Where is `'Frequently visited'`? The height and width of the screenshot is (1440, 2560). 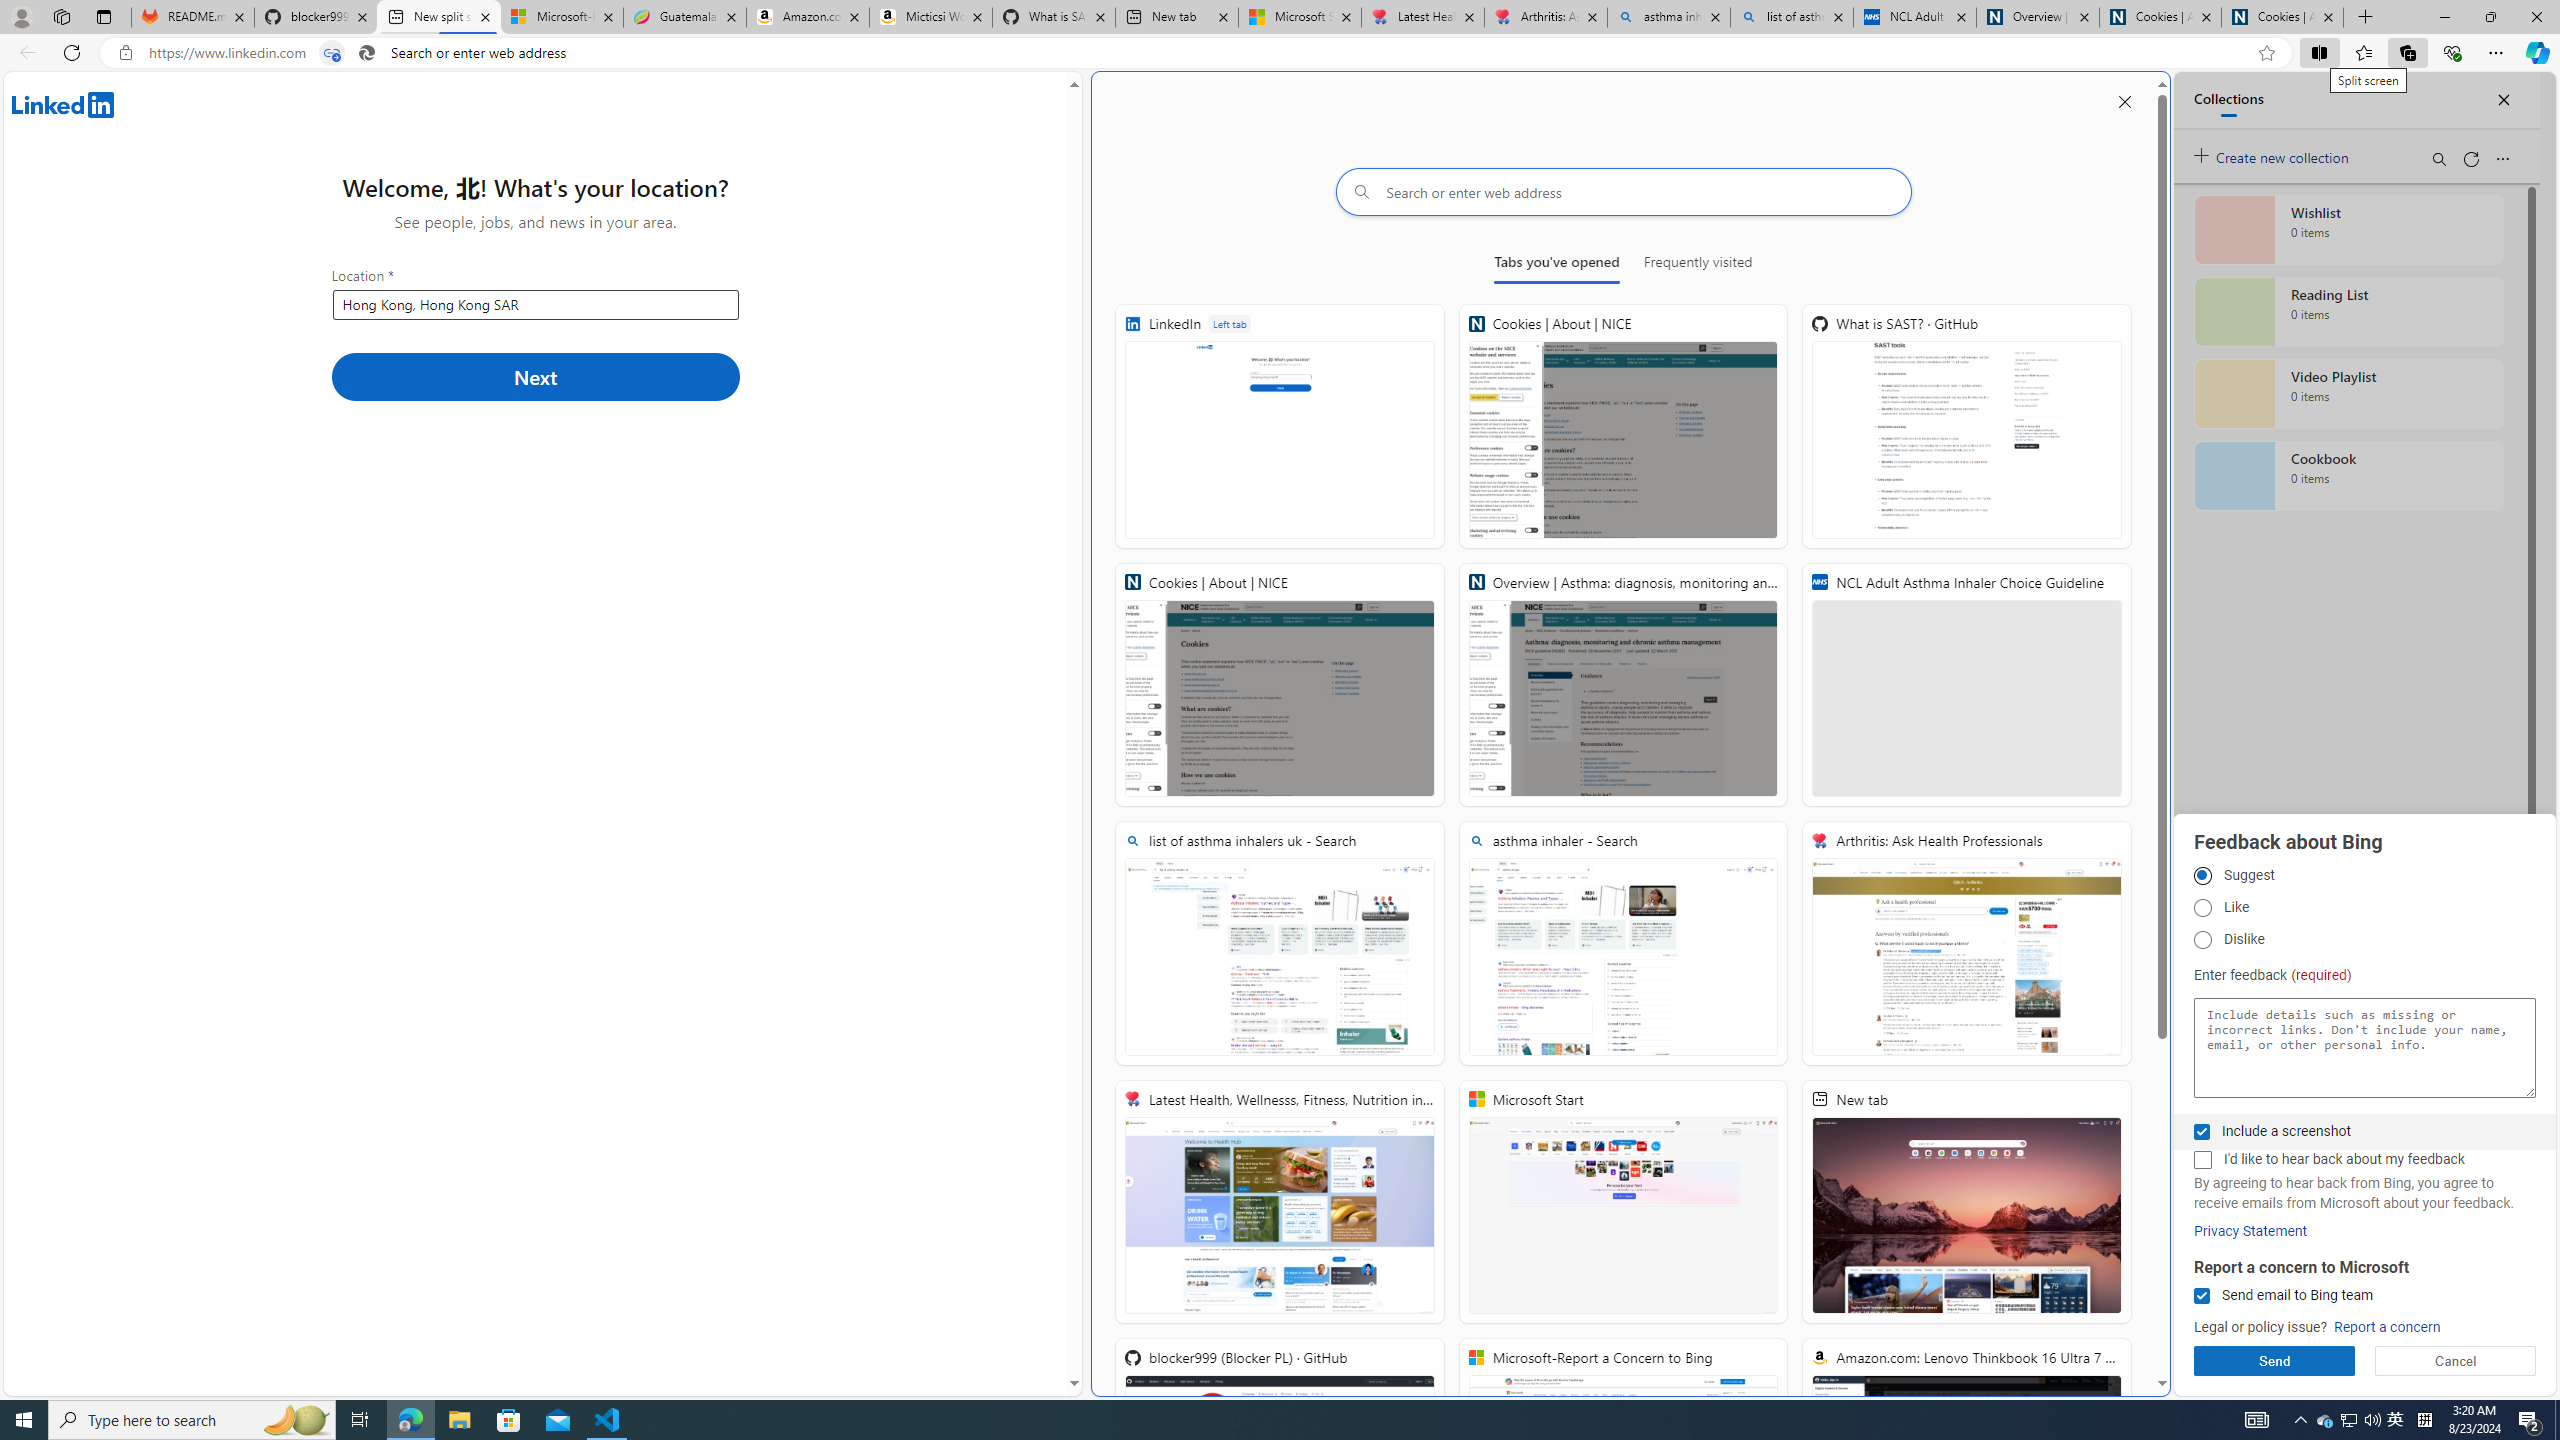
'Frequently visited' is located at coordinates (1697, 265).